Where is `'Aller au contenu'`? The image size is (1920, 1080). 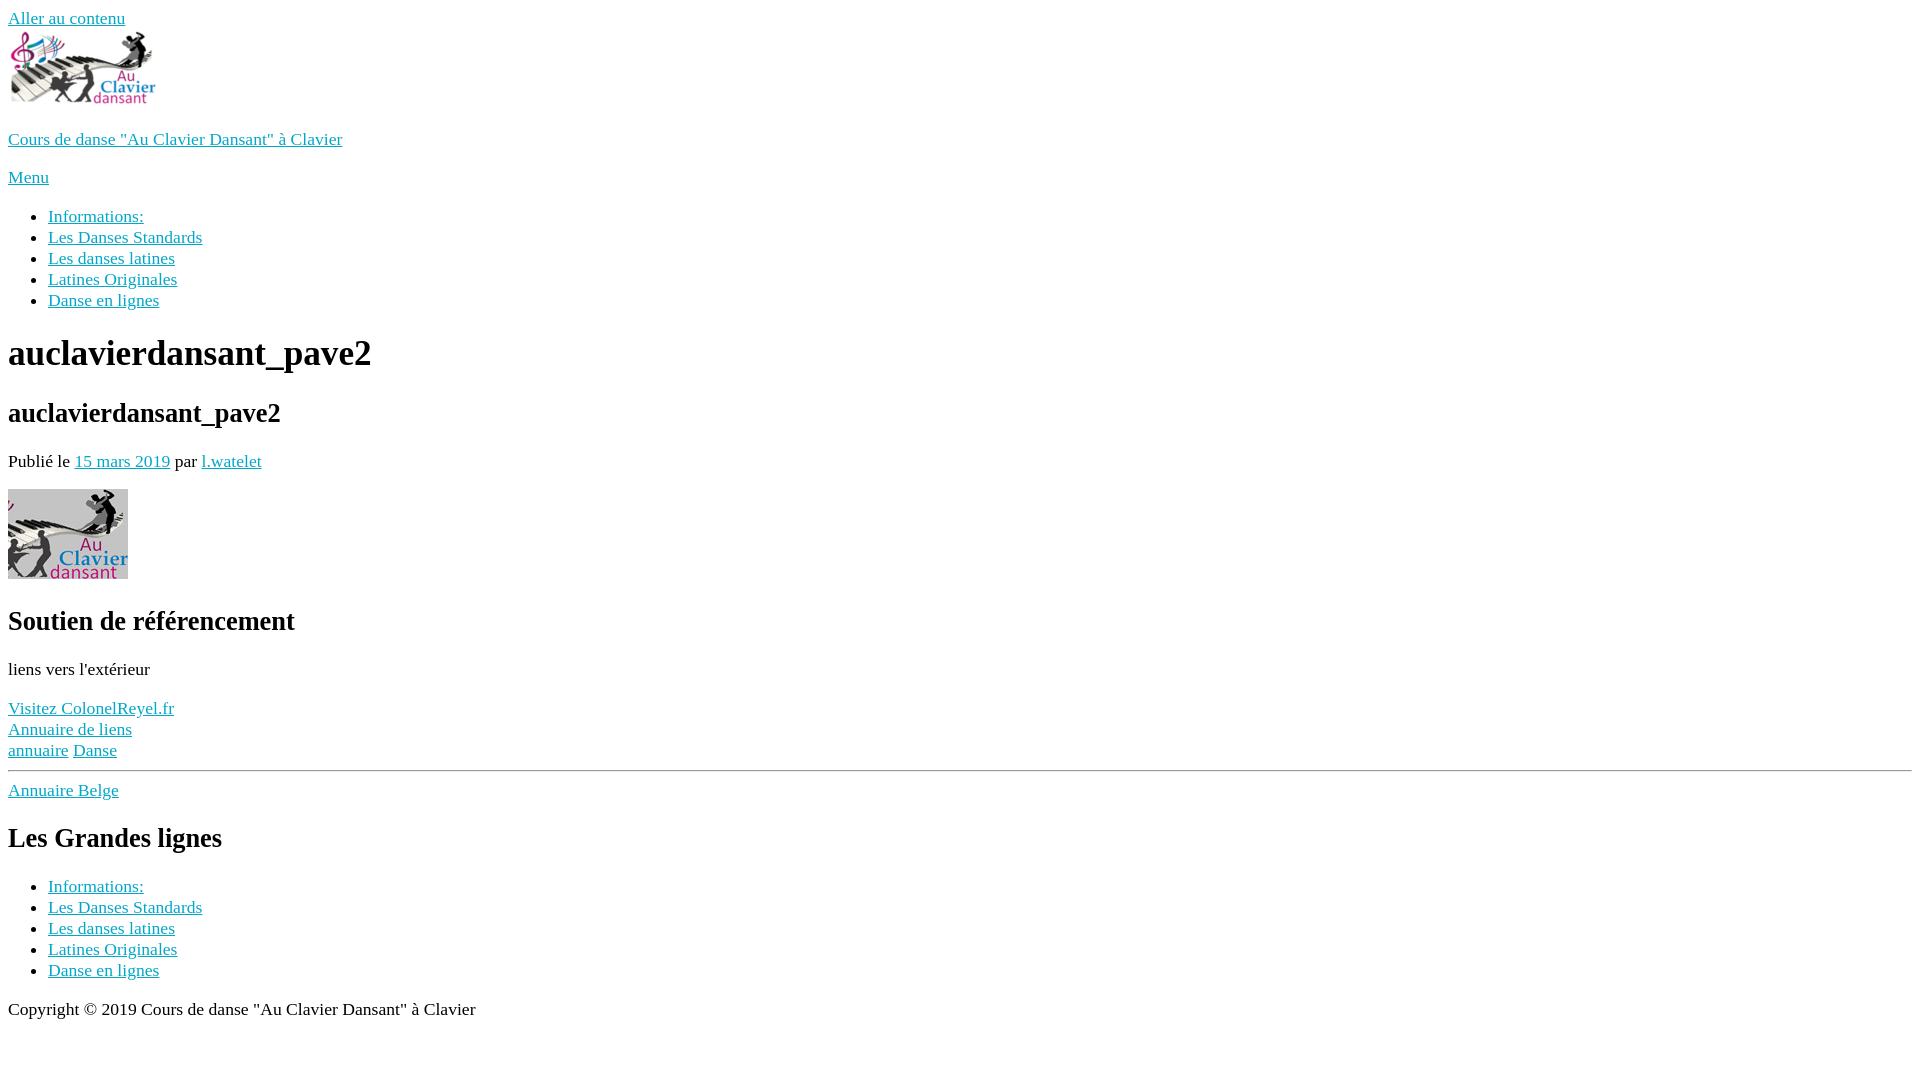 'Aller au contenu' is located at coordinates (66, 18).